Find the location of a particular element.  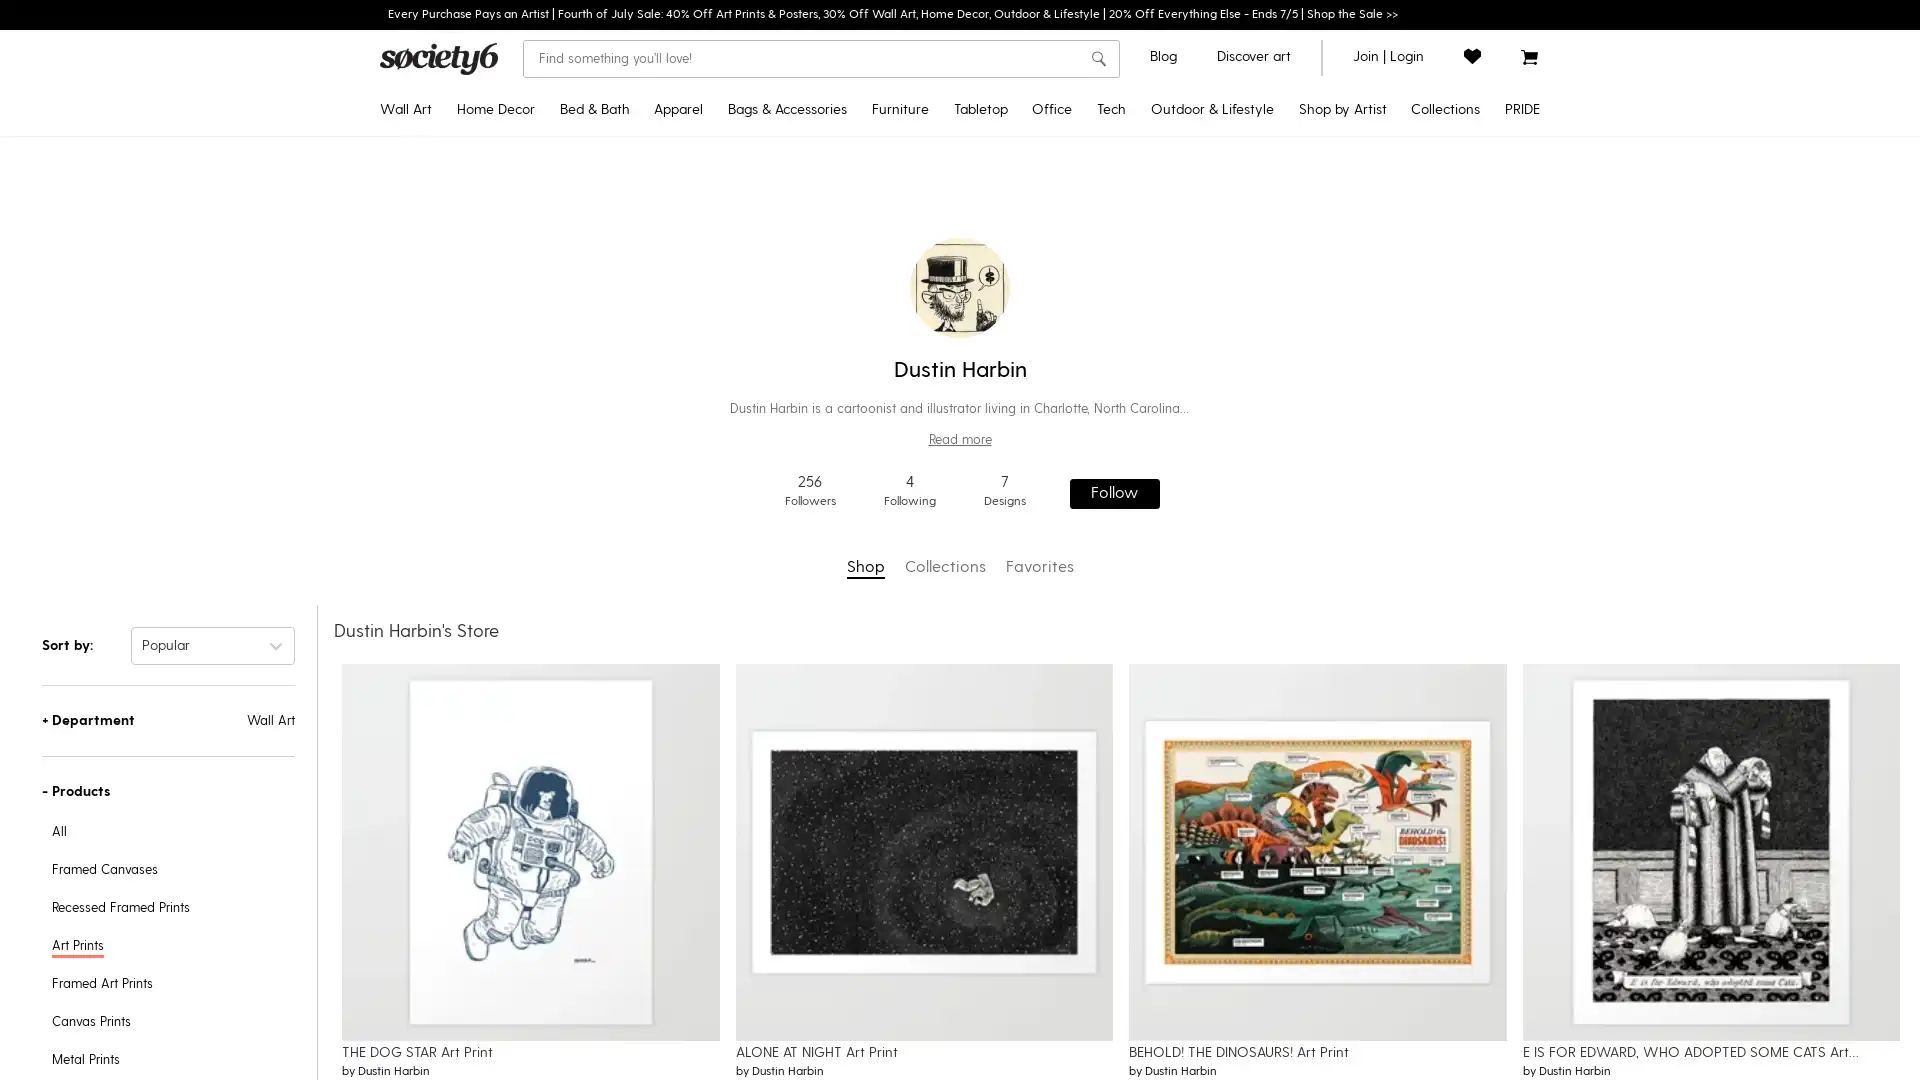

Makeup Bags is located at coordinates (801, 353).